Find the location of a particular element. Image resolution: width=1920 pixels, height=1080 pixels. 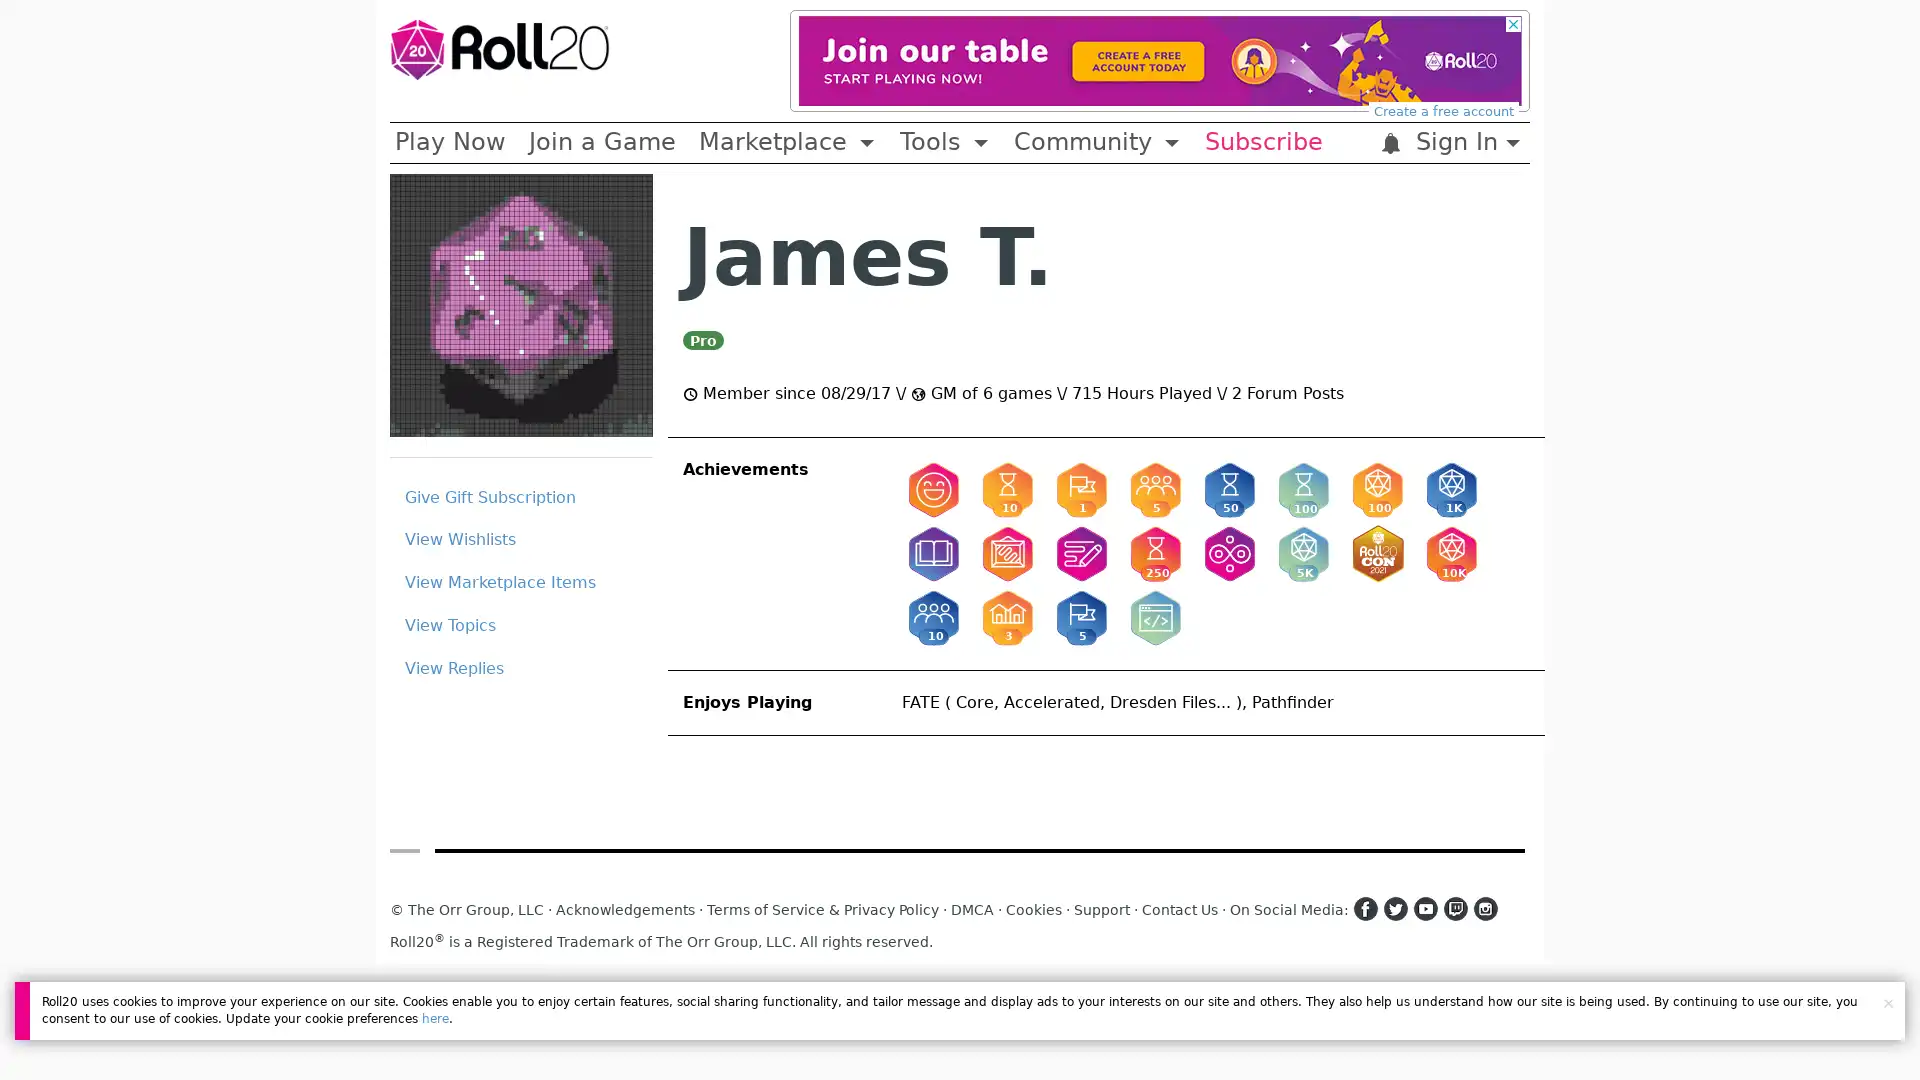

: is located at coordinates (1390, 141).